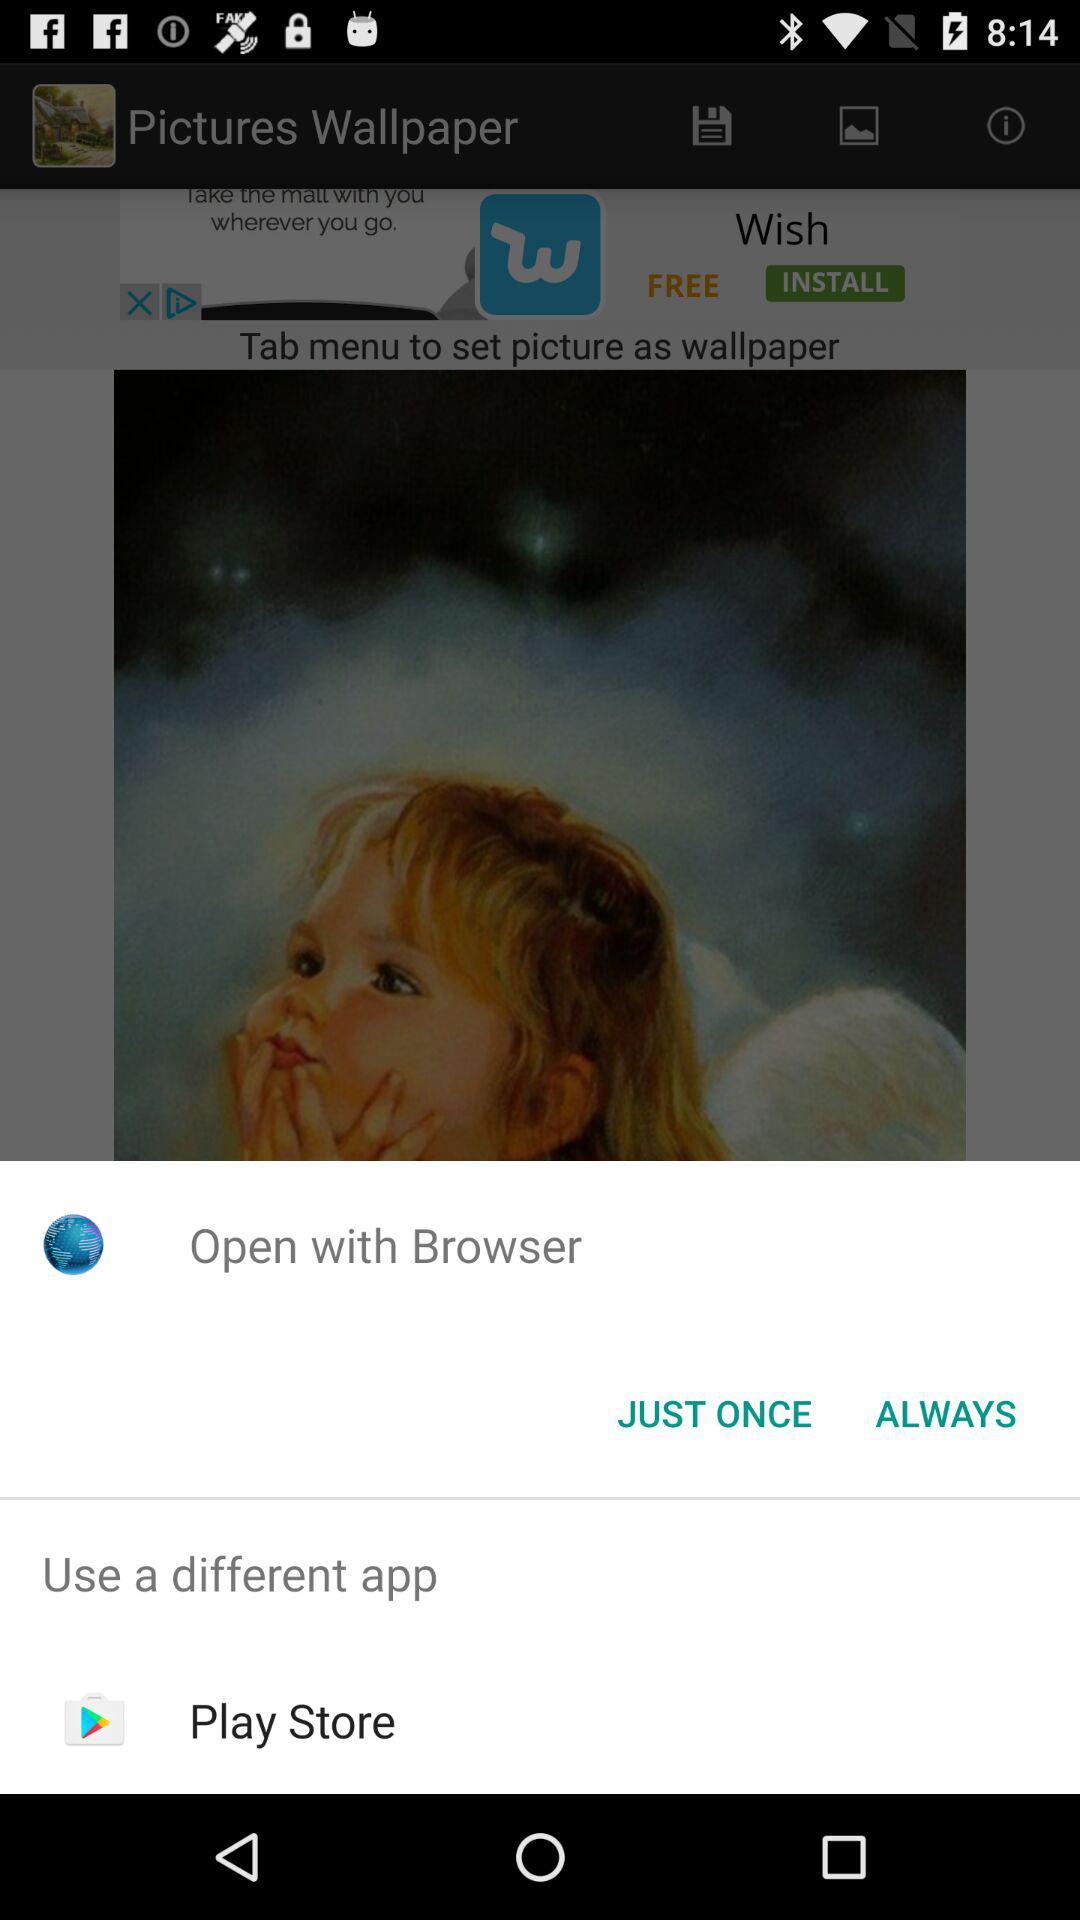 The width and height of the screenshot is (1080, 1920). Describe the element at coordinates (945, 1411) in the screenshot. I see `always button` at that location.